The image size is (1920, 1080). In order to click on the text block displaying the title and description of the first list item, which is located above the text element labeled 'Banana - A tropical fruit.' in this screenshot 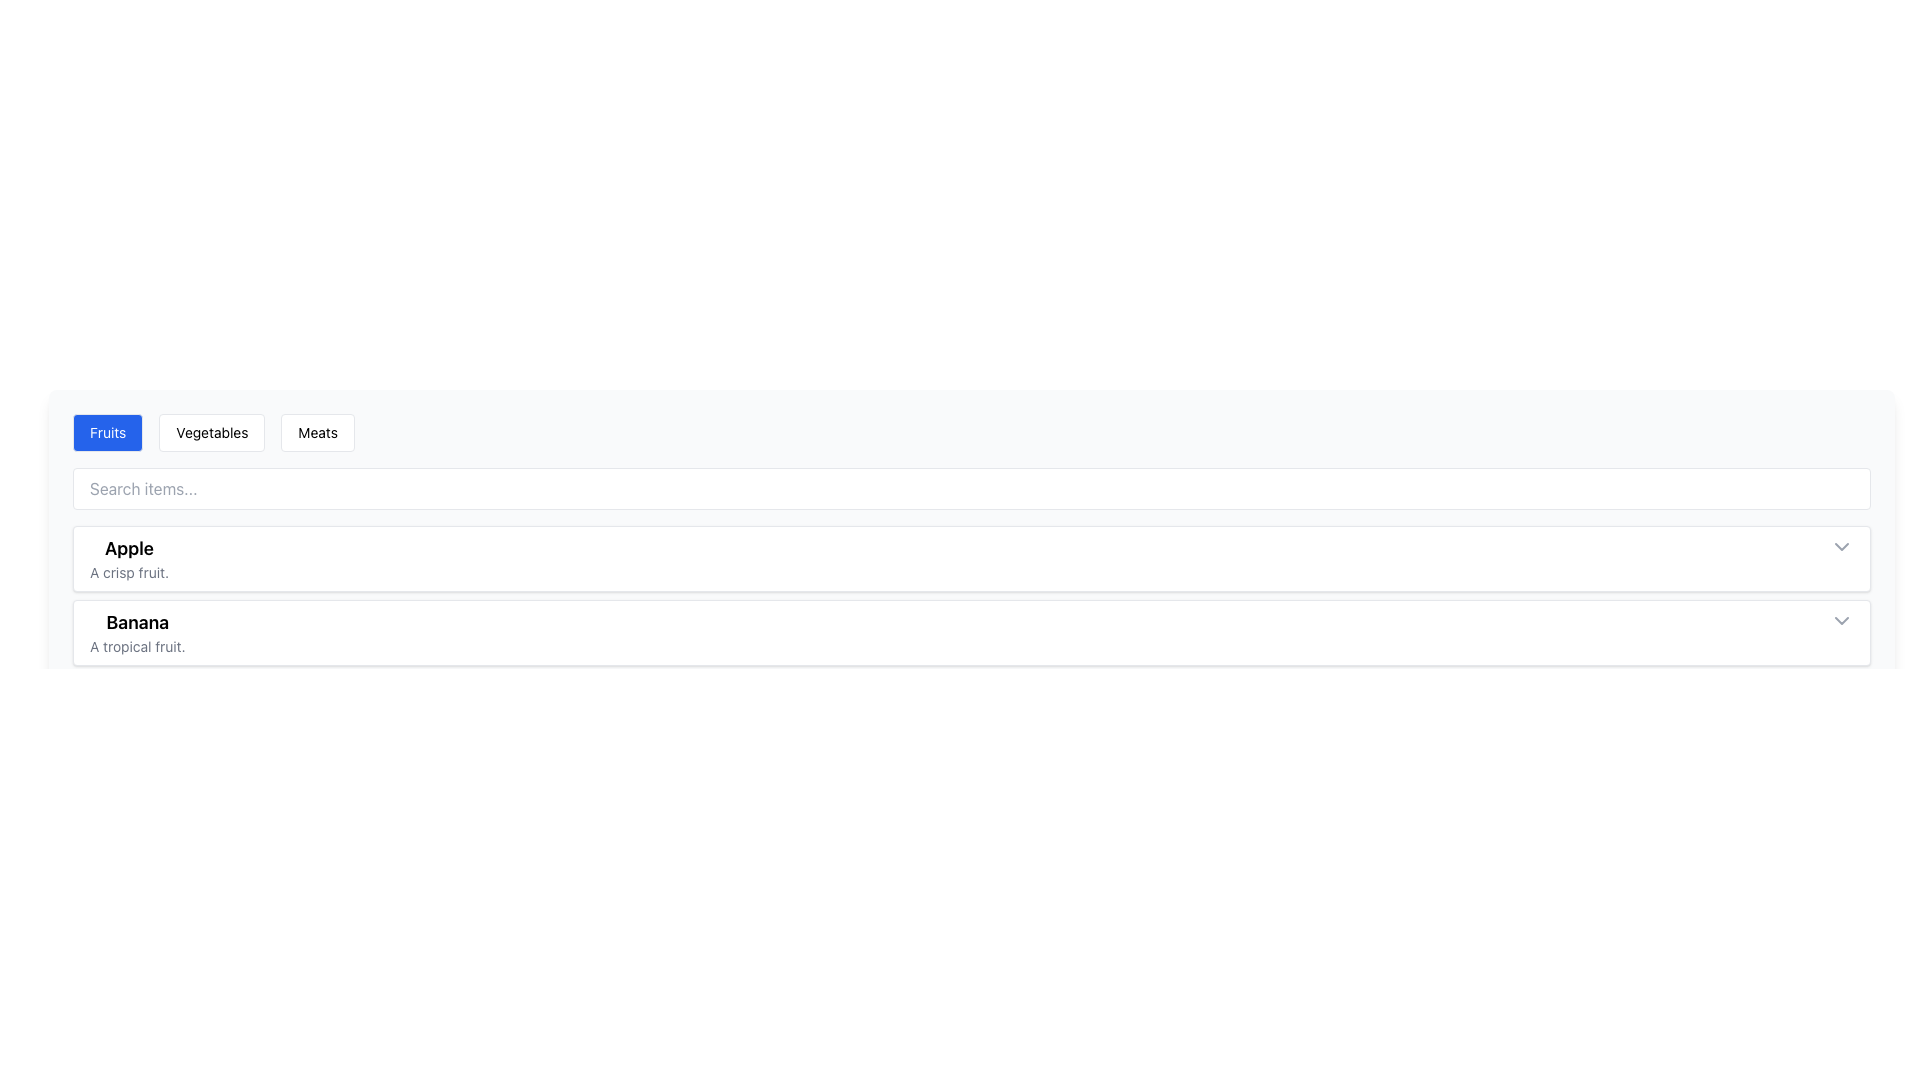, I will do `click(128, 559)`.